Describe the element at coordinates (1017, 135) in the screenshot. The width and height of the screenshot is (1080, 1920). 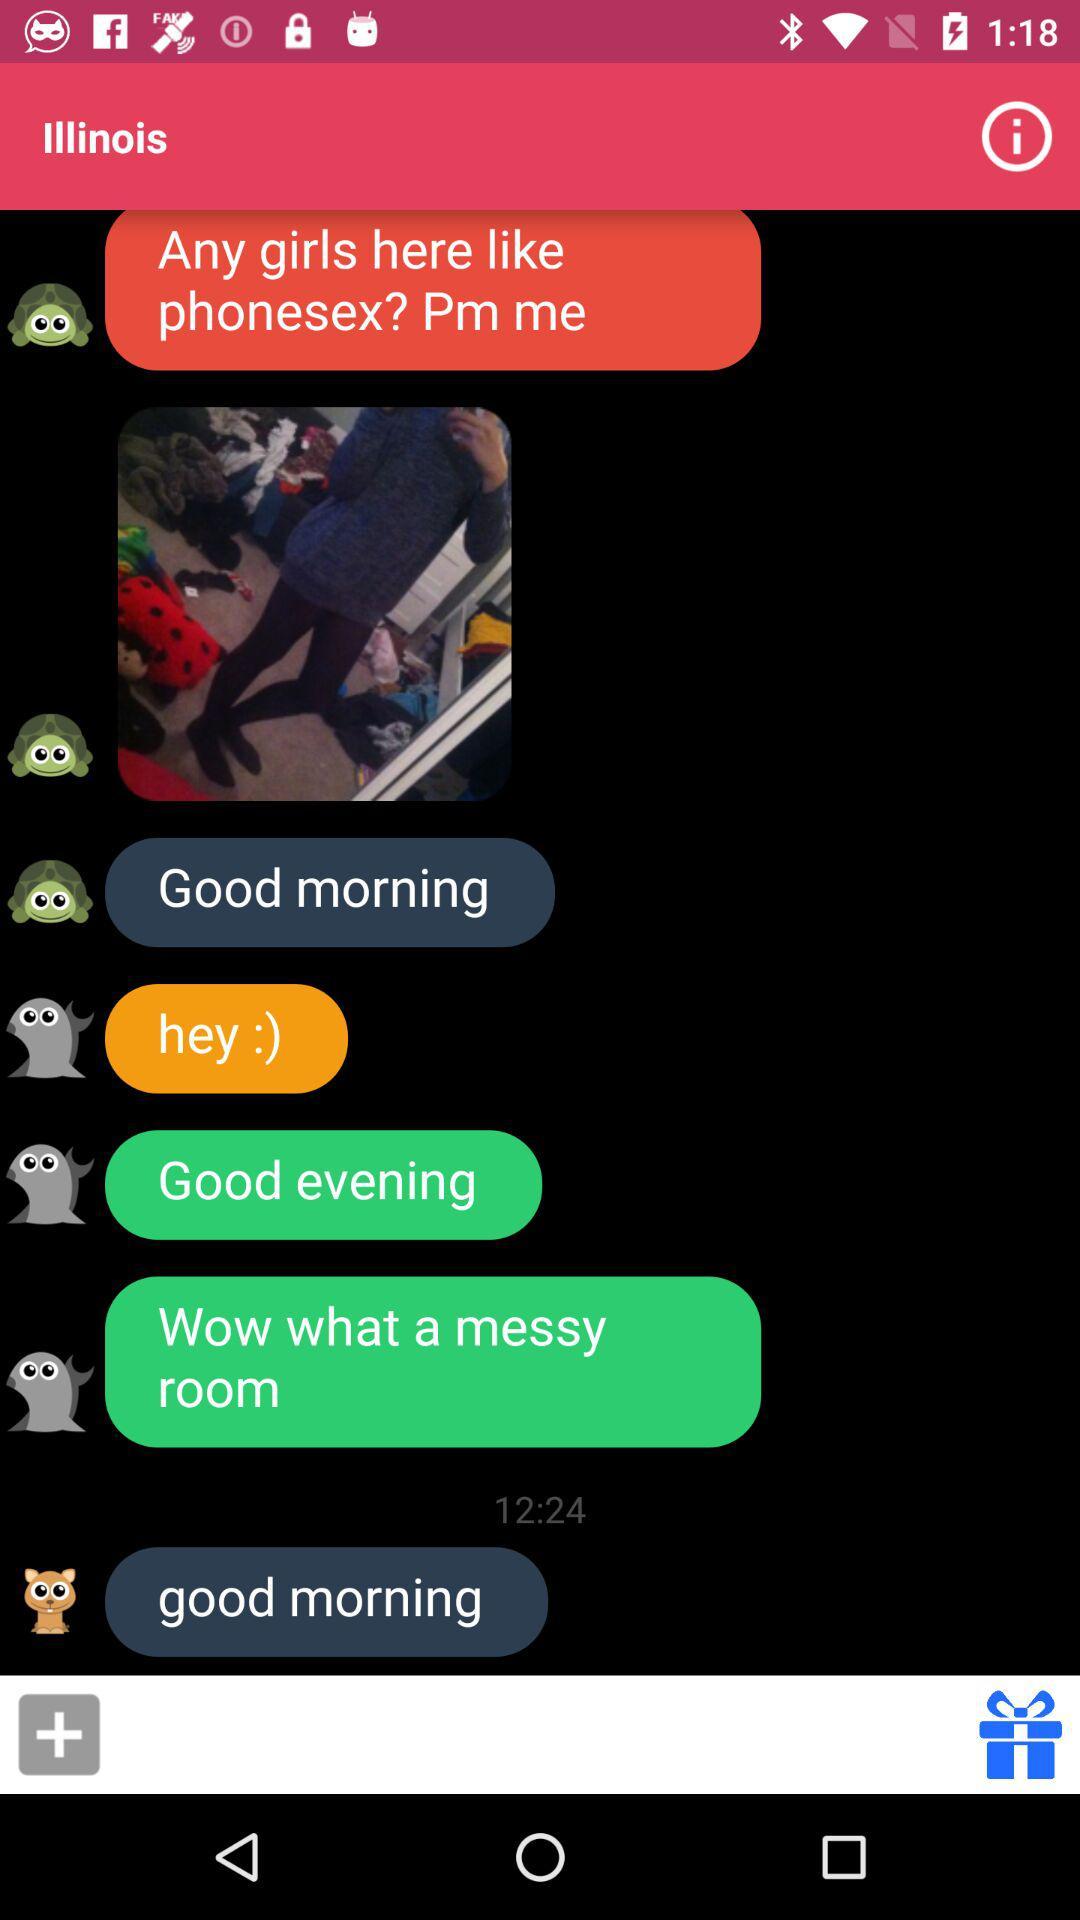
I see `icon next to any girls here item` at that location.